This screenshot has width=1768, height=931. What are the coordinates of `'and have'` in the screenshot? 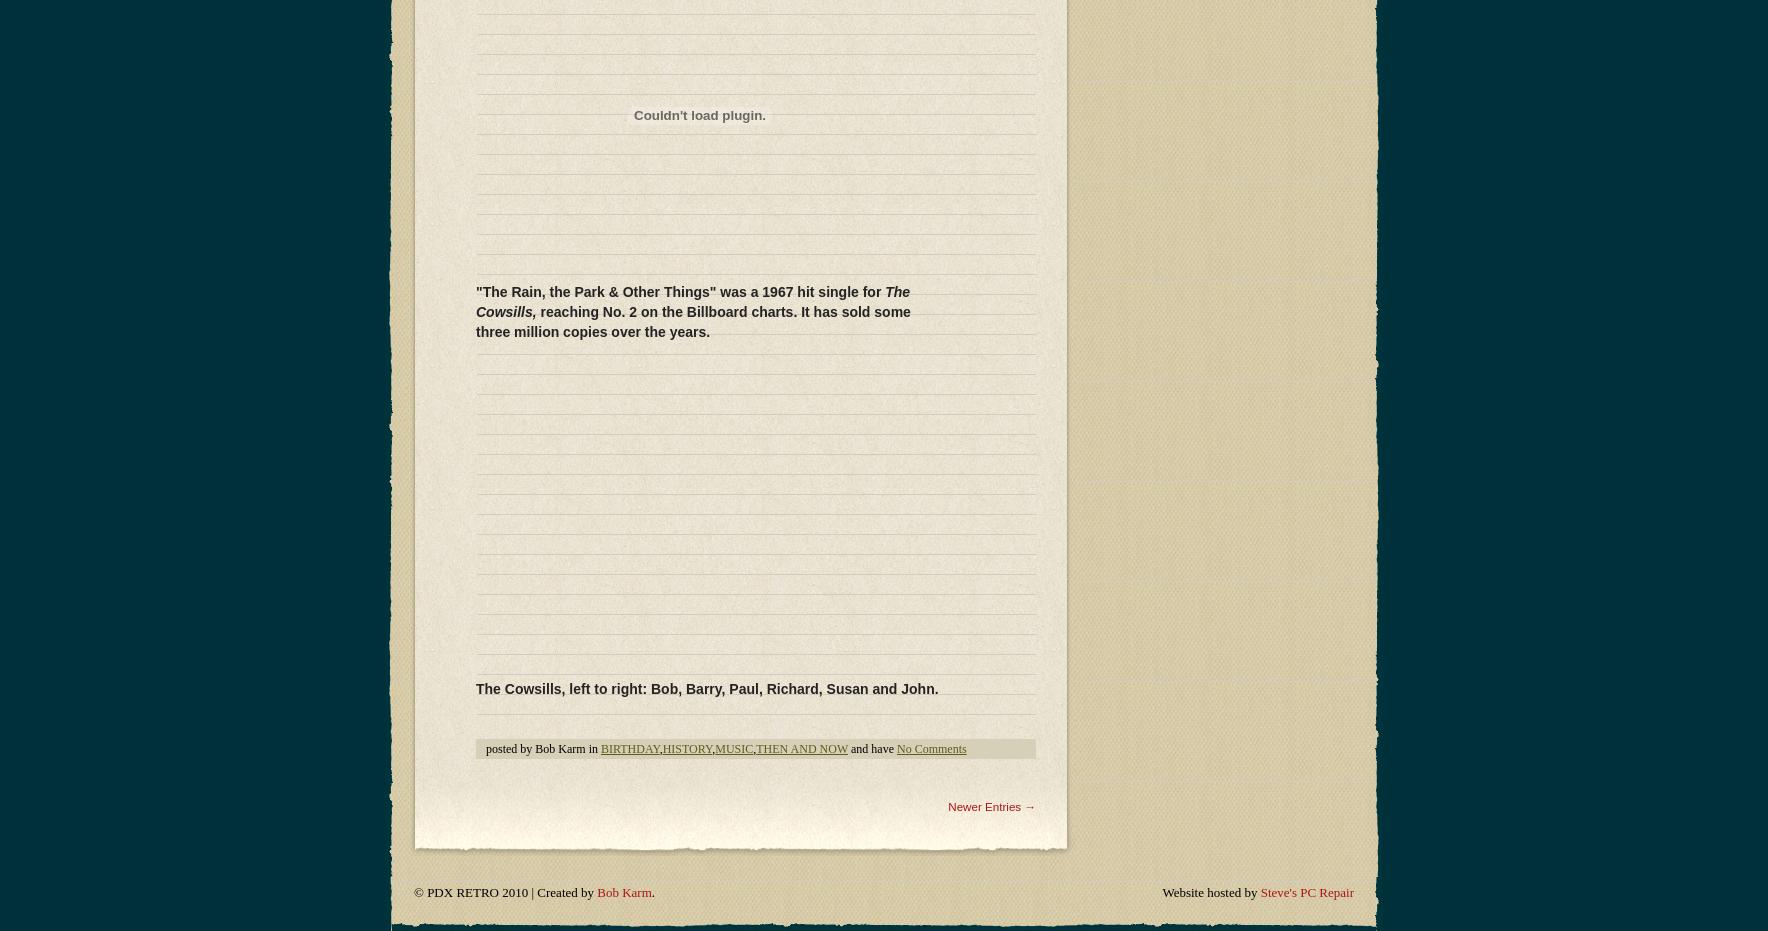 It's located at (872, 255).